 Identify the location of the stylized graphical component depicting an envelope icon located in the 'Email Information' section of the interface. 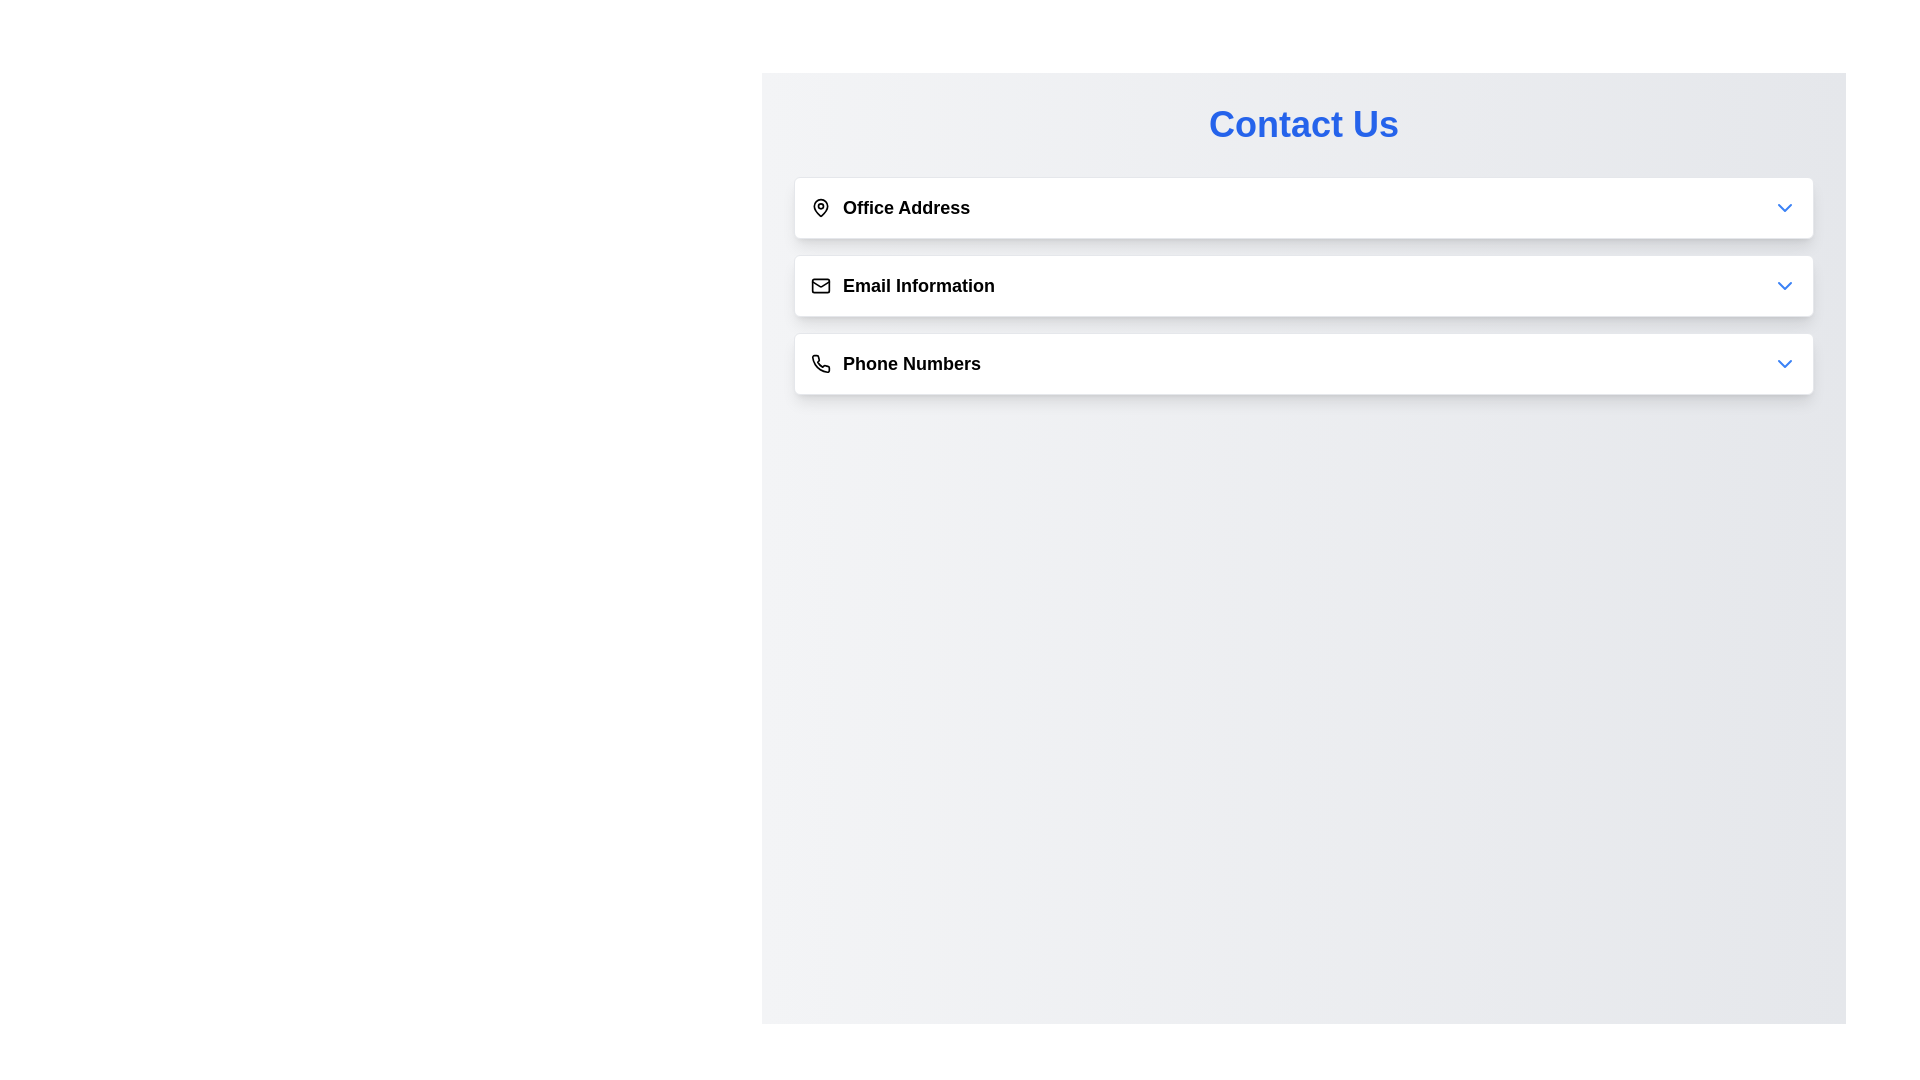
(820, 284).